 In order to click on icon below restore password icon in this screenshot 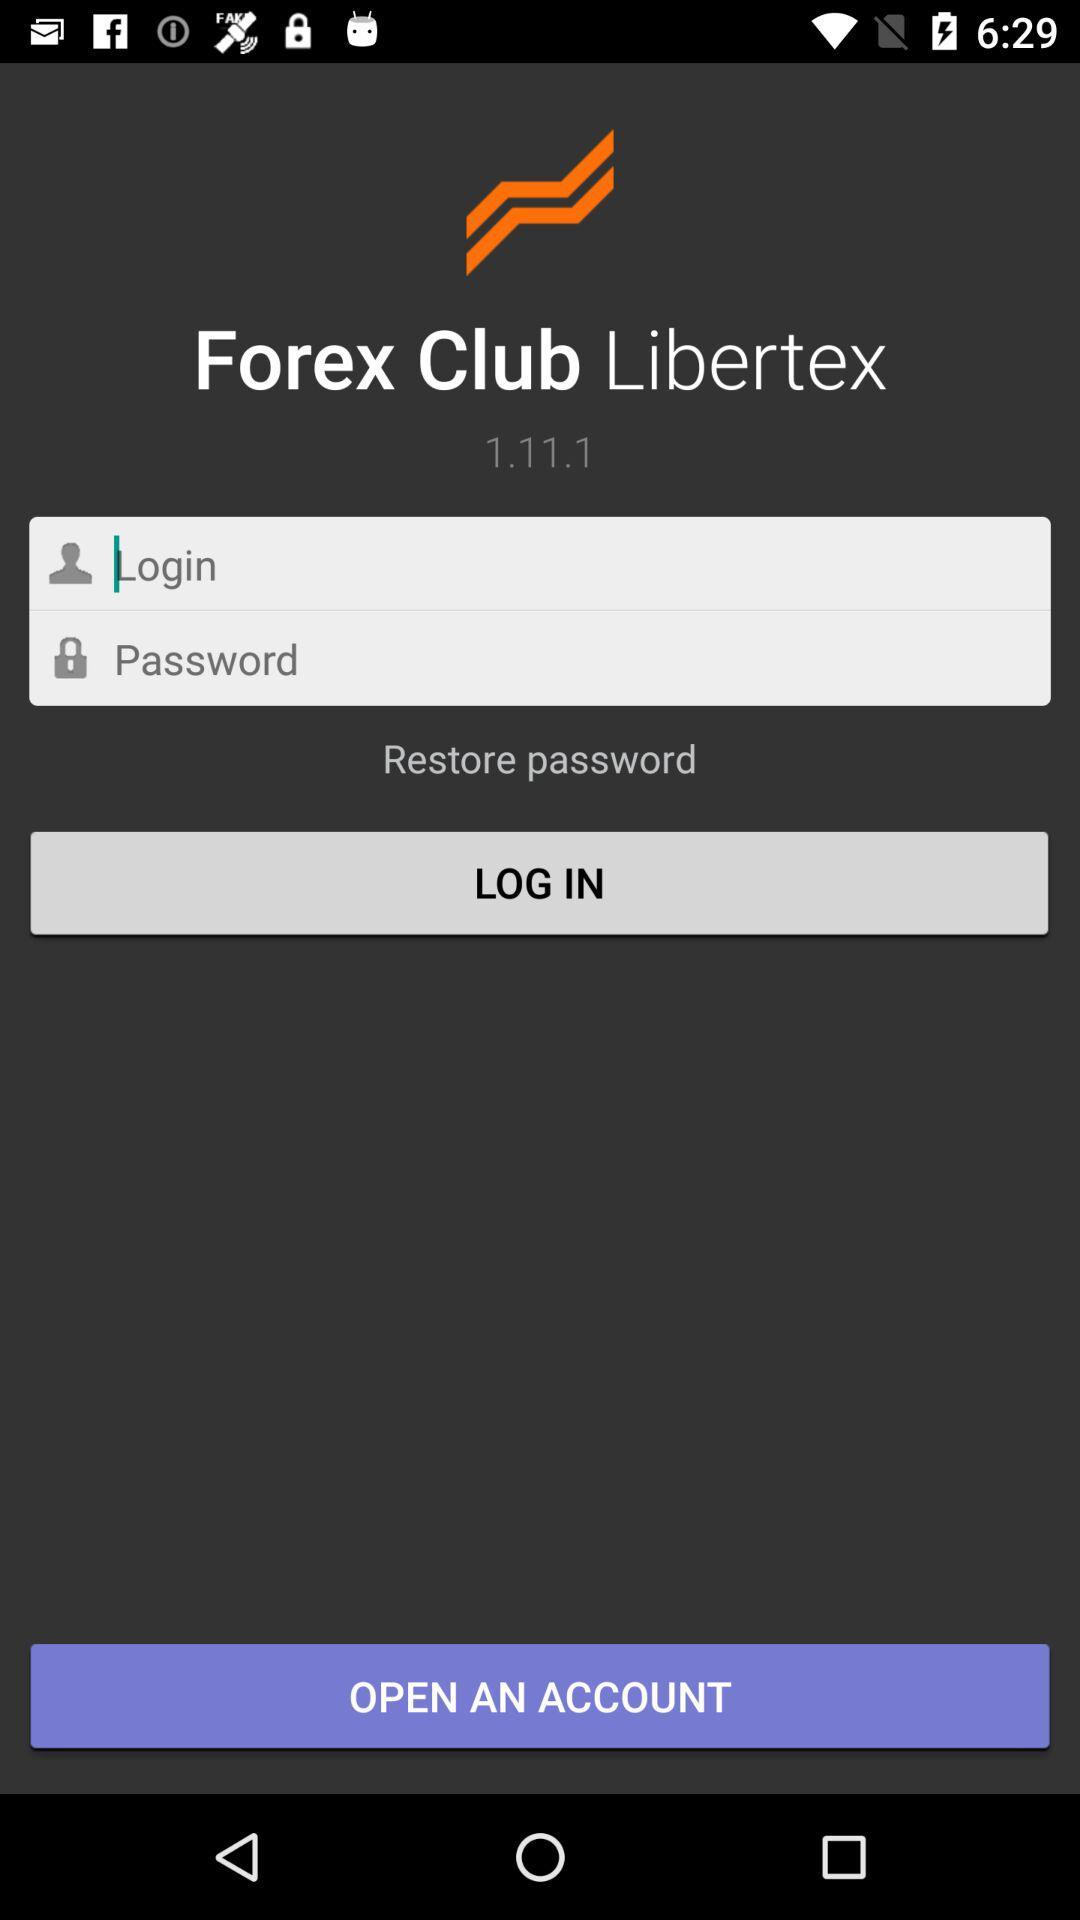, I will do `click(540, 884)`.